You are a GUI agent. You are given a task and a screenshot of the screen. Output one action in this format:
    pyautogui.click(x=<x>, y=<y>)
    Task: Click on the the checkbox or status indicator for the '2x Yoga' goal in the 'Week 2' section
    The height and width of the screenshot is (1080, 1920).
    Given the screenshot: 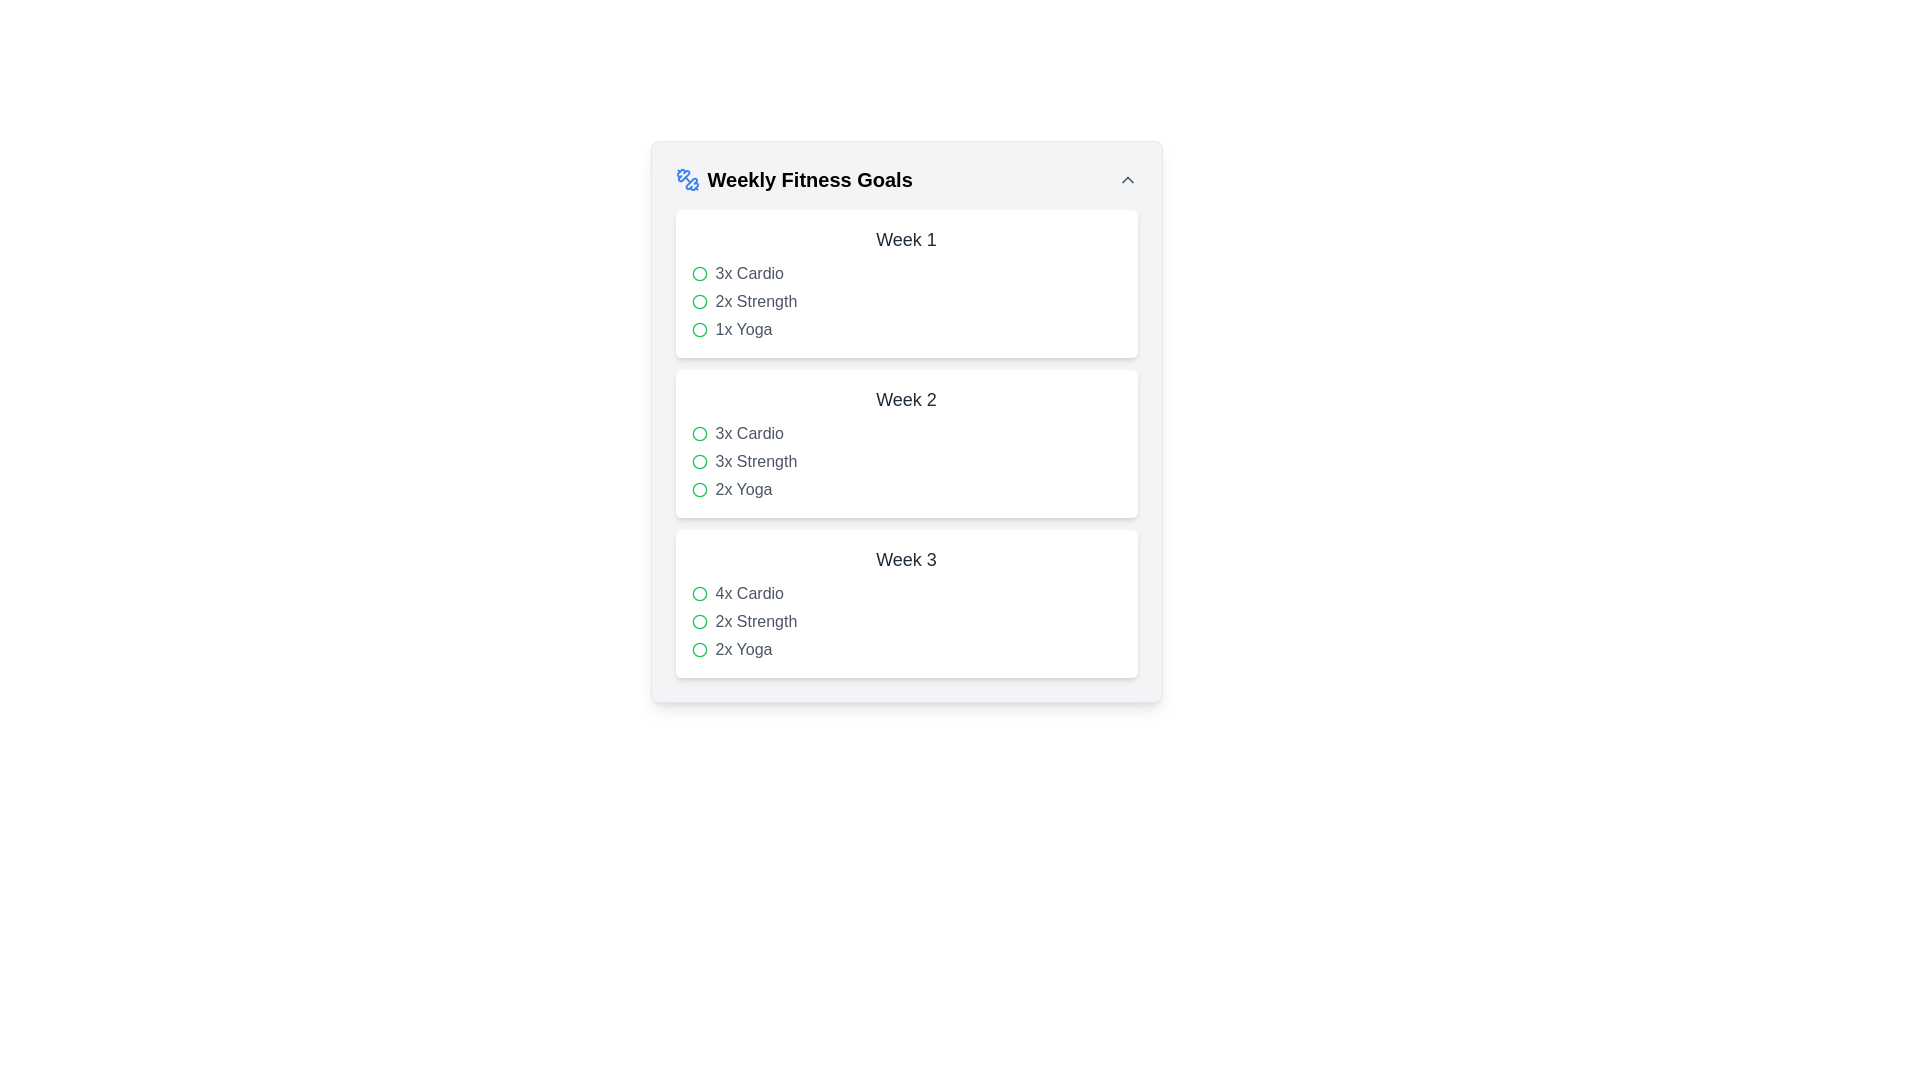 What is the action you would take?
    pyautogui.click(x=699, y=489)
    